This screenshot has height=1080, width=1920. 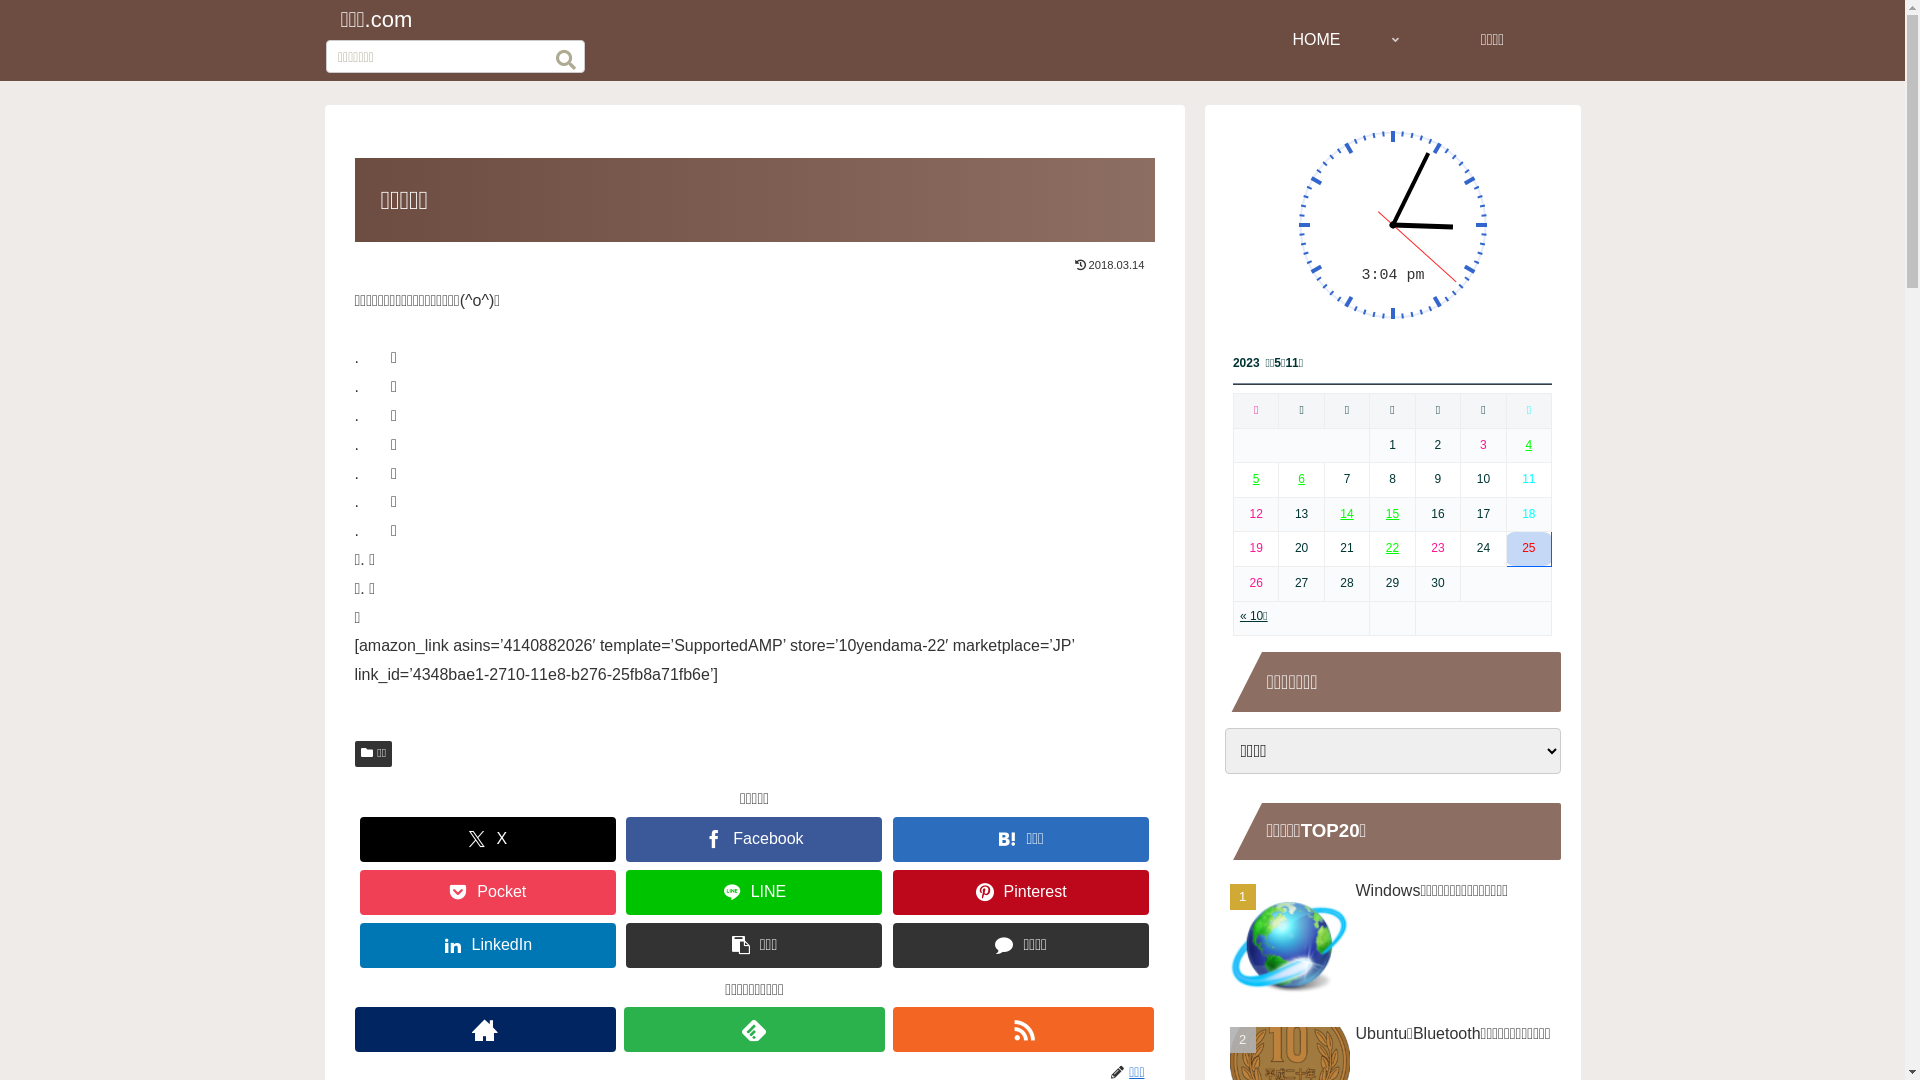 What do you see at coordinates (752, 839) in the screenshot?
I see `'Facebook'` at bounding box center [752, 839].